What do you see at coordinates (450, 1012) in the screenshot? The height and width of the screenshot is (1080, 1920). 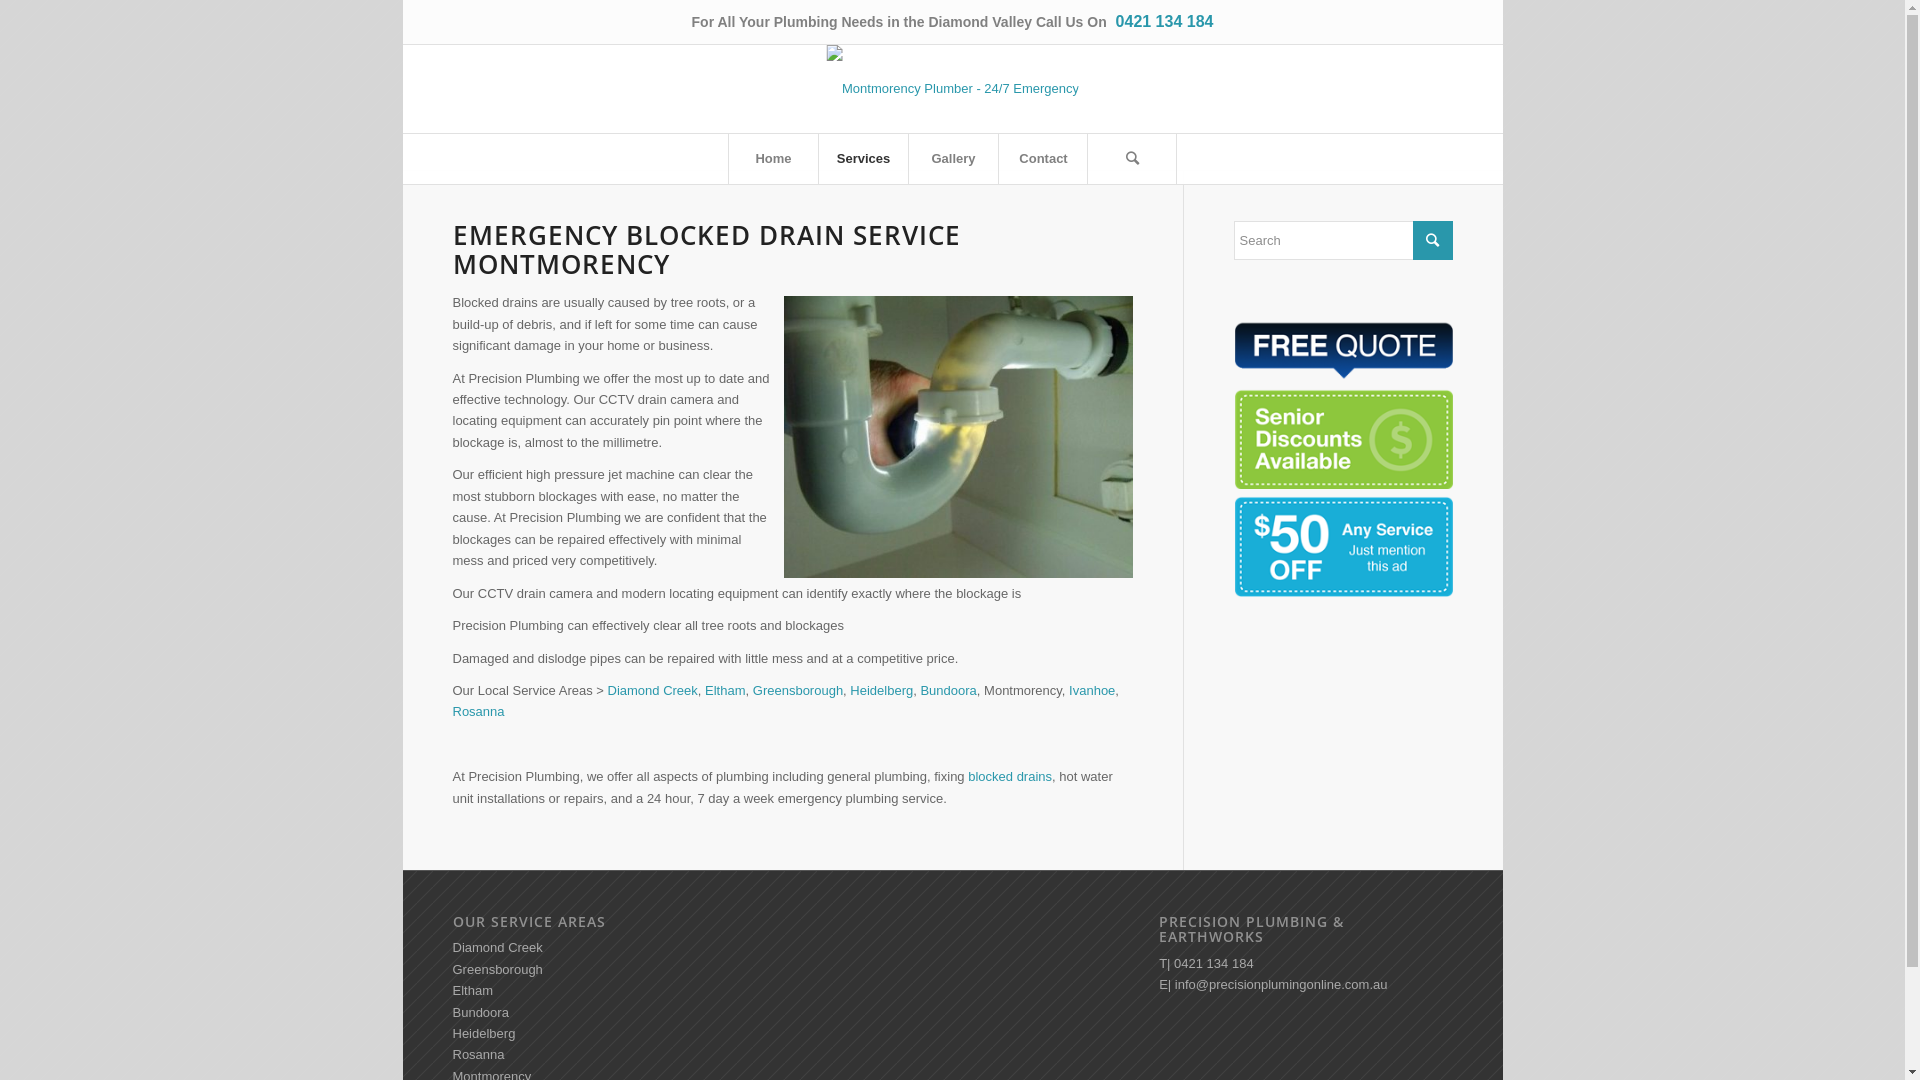 I see `'Bundoora'` at bounding box center [450, 1012].